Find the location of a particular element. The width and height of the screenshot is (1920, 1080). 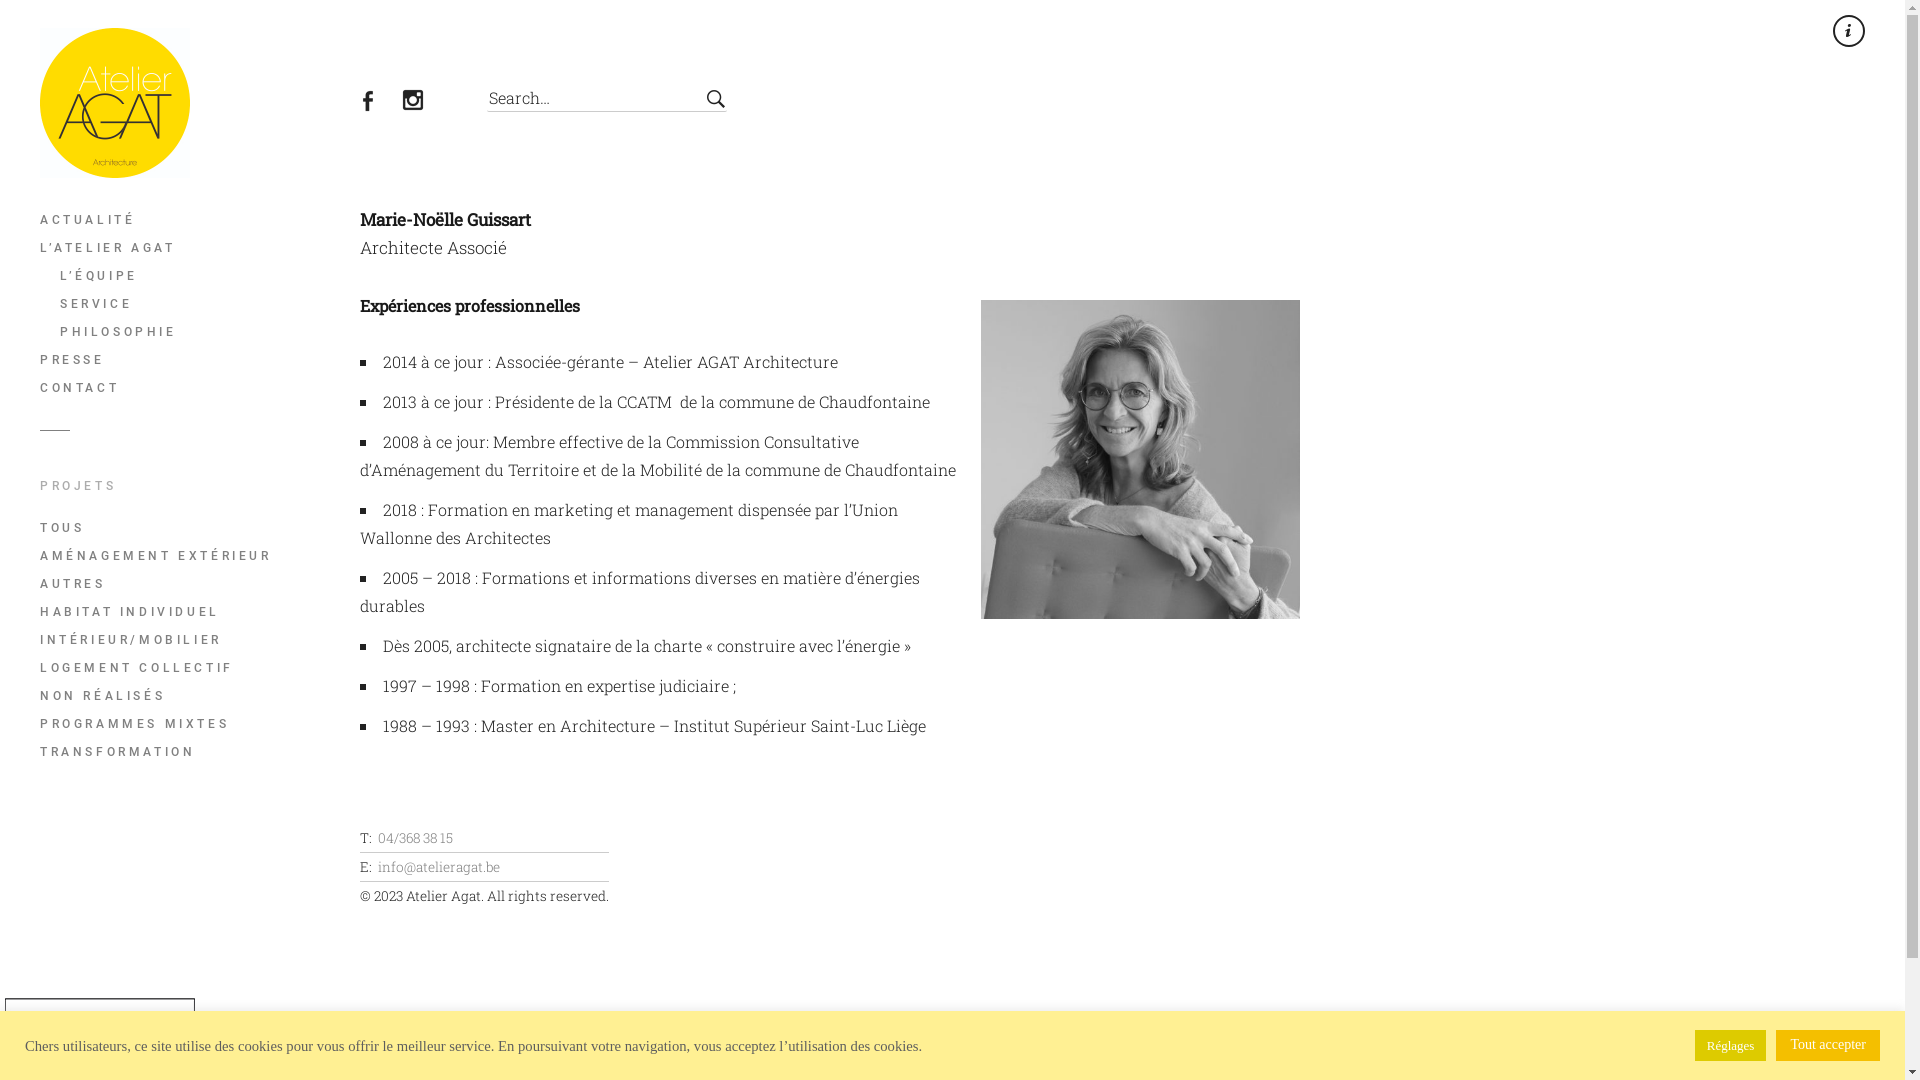

'FaceBook' is located at coordinates (379, 103).